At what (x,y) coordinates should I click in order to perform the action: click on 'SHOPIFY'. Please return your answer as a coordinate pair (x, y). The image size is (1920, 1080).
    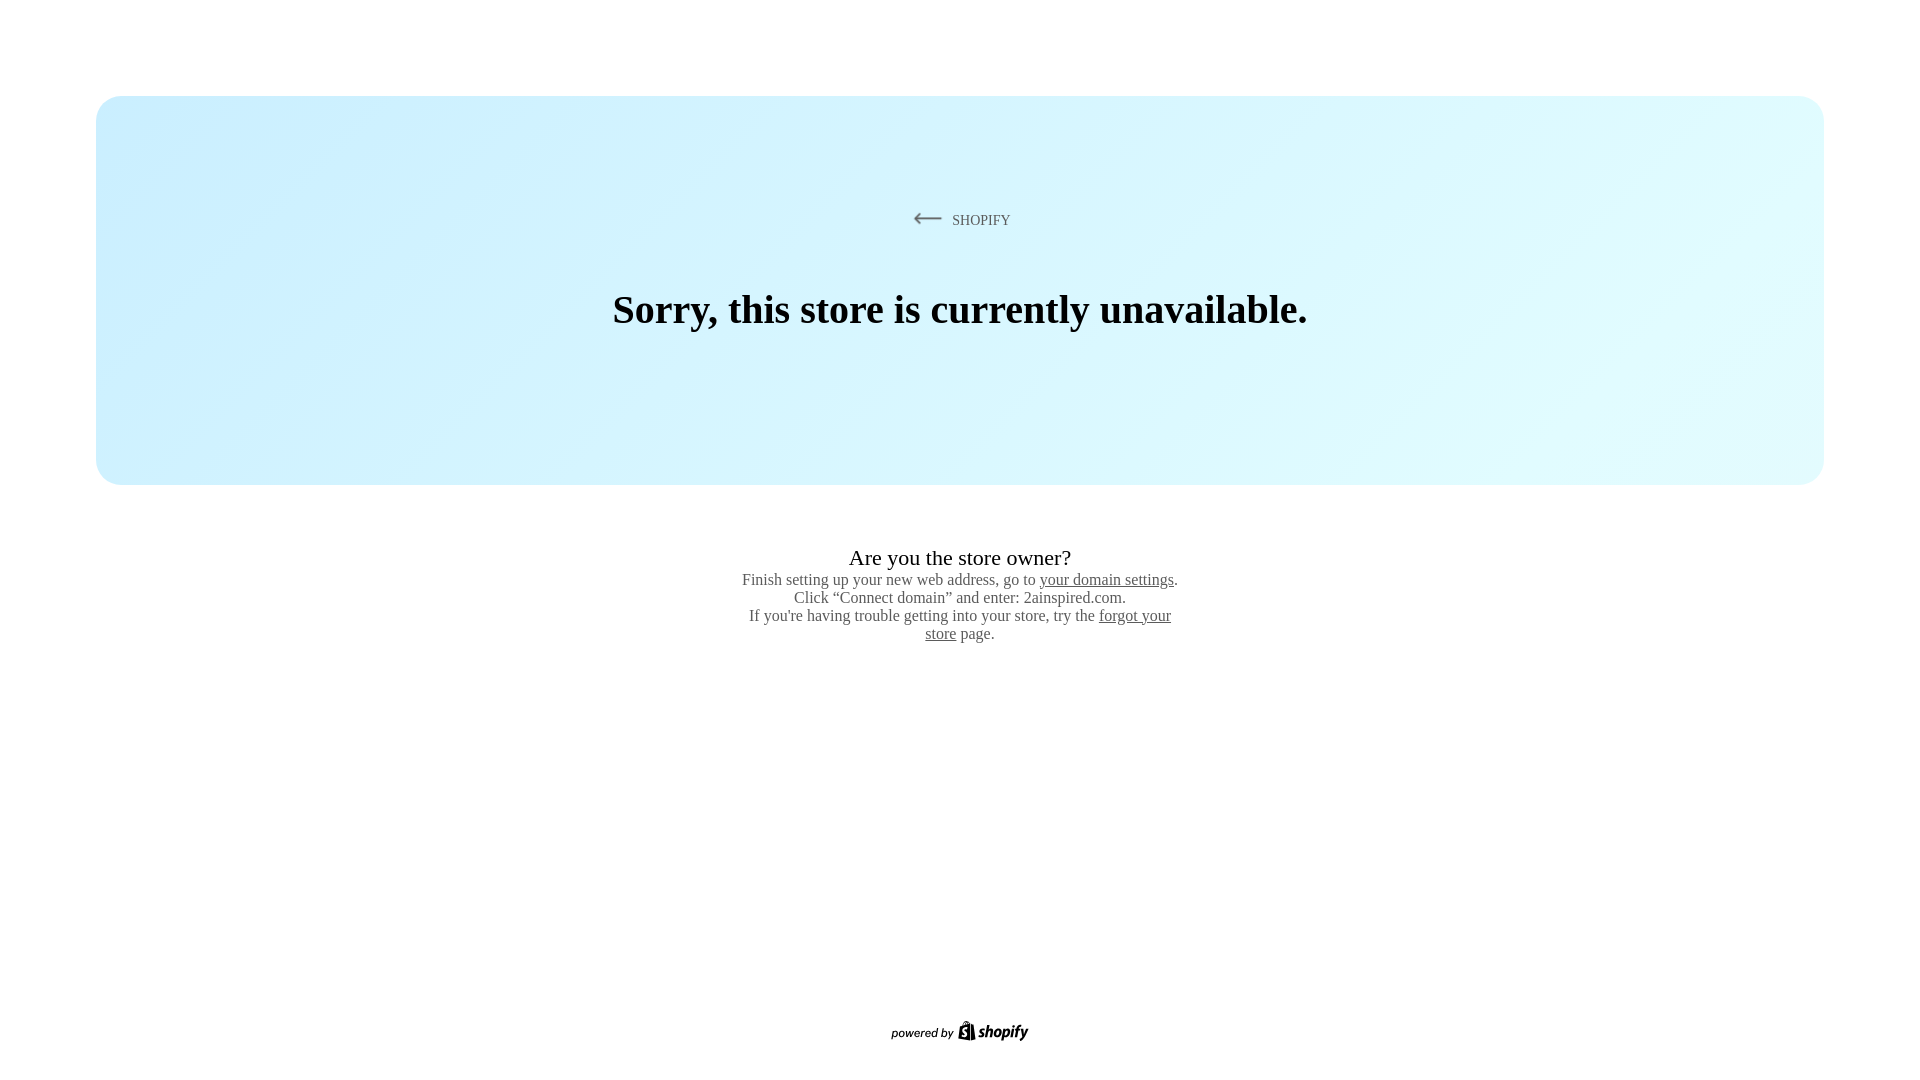
    Looking at the image, I should click on (907, 219).